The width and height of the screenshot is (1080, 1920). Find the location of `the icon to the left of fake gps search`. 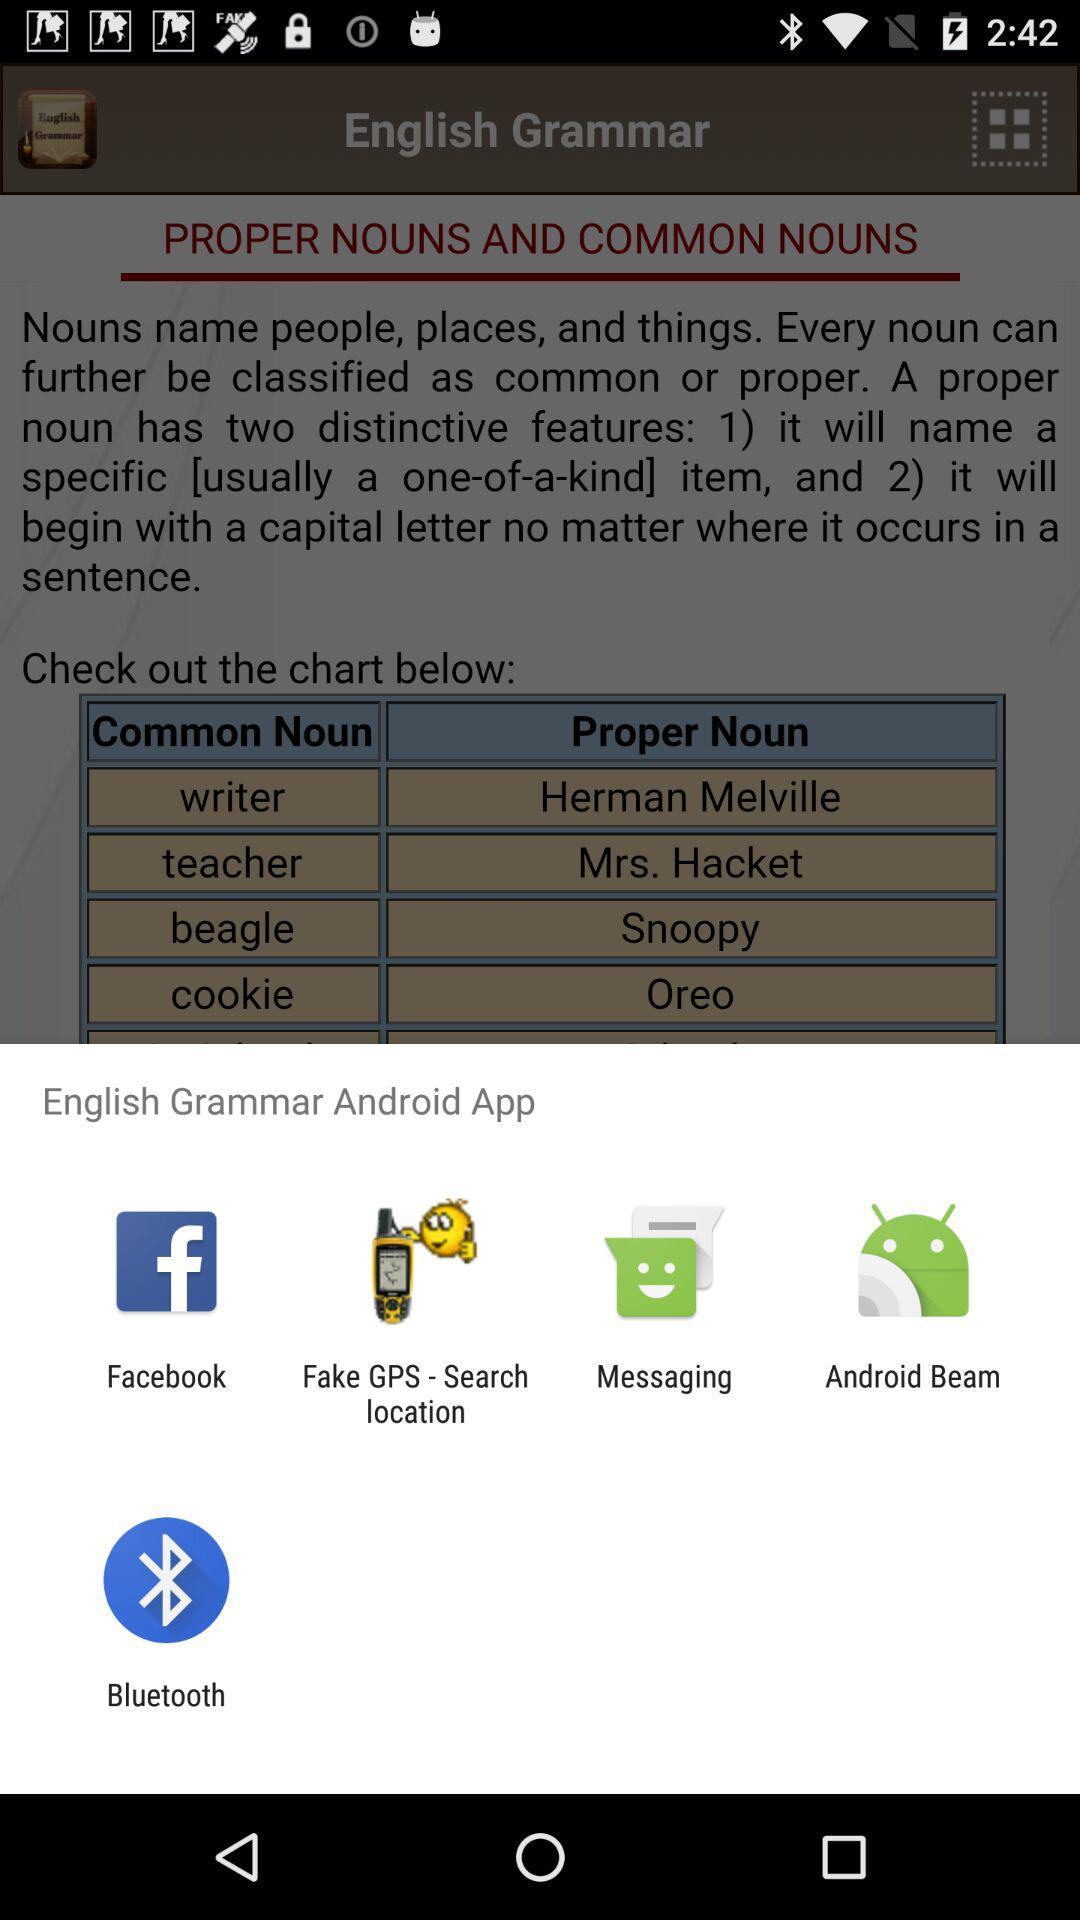

the icon to the left of fake gps search is located at coordinates (165, 1392).